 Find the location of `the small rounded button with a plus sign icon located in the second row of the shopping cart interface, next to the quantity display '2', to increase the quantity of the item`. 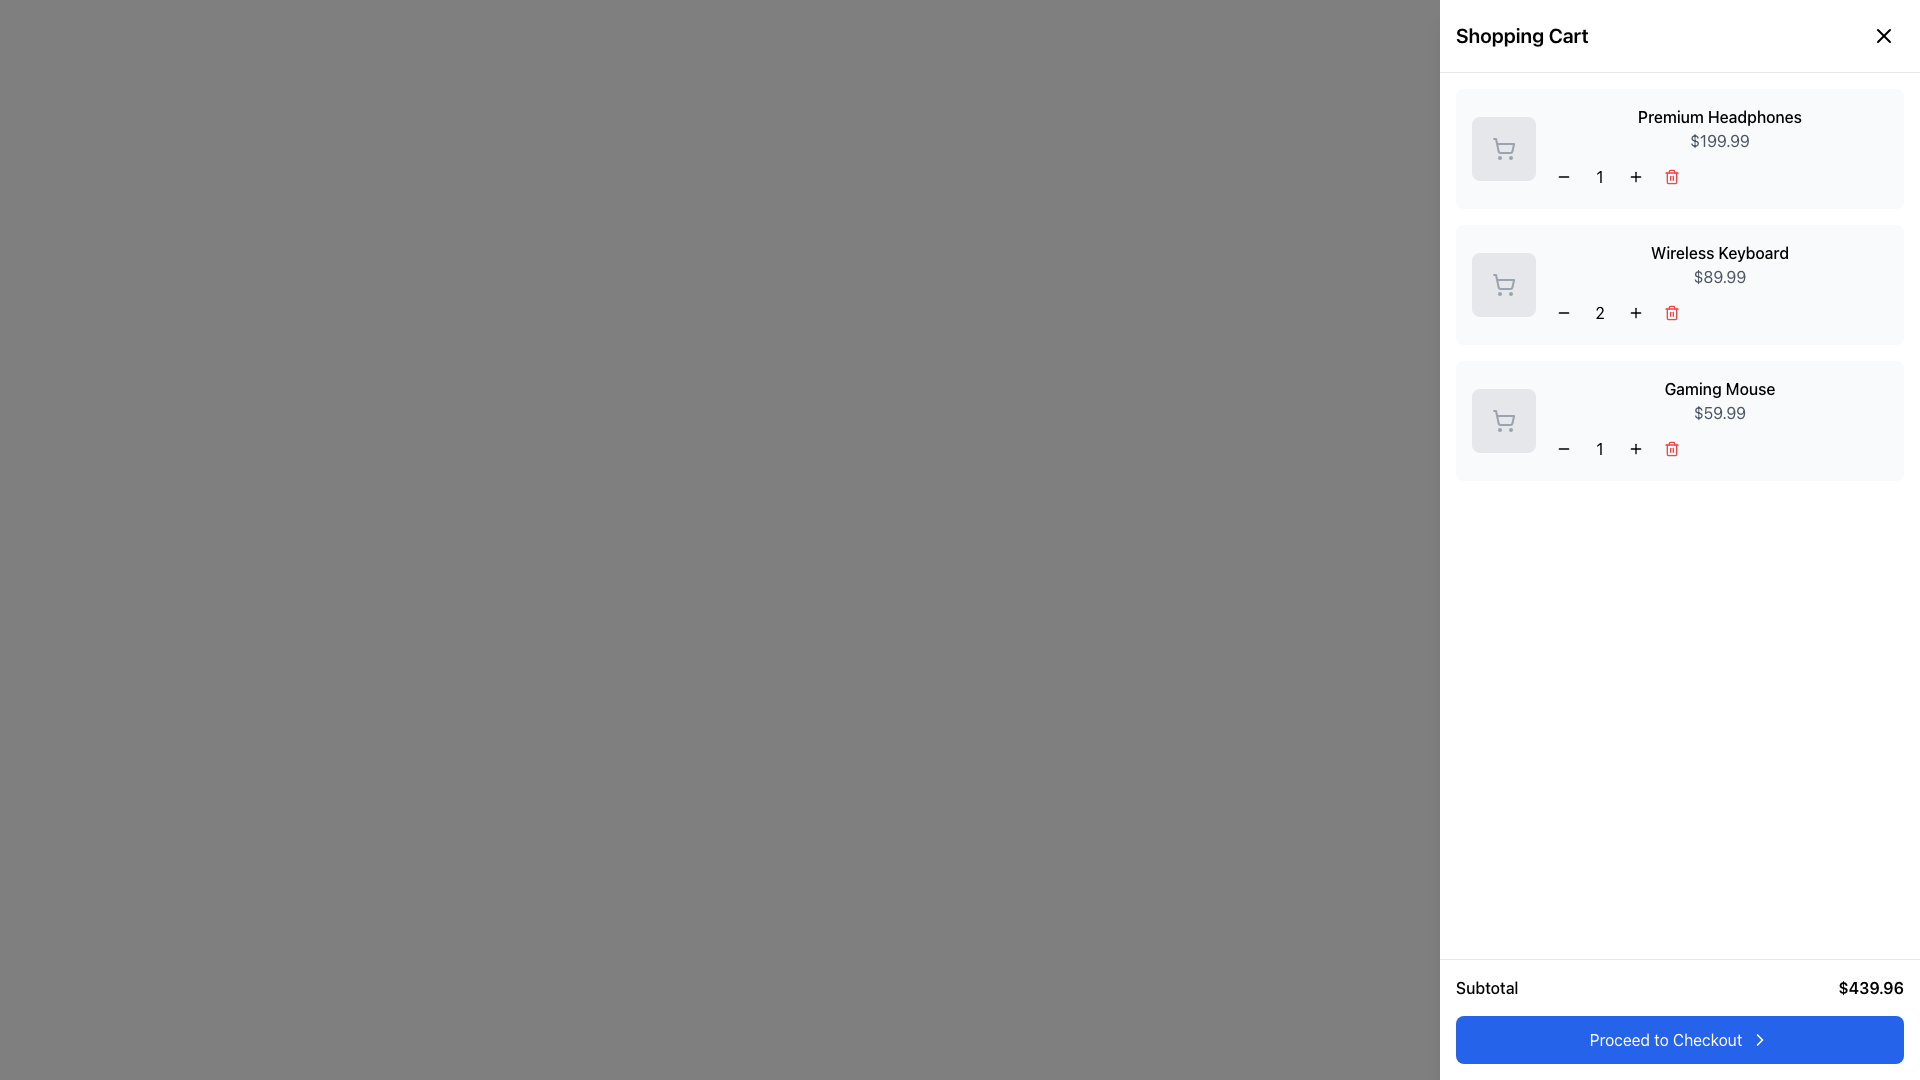

the small rounded button with a plus sign icon located in the second row of the shopping cart interface, next to the quantity display '2', to increase the quantity of the item is located at coordinates (1636, 312).